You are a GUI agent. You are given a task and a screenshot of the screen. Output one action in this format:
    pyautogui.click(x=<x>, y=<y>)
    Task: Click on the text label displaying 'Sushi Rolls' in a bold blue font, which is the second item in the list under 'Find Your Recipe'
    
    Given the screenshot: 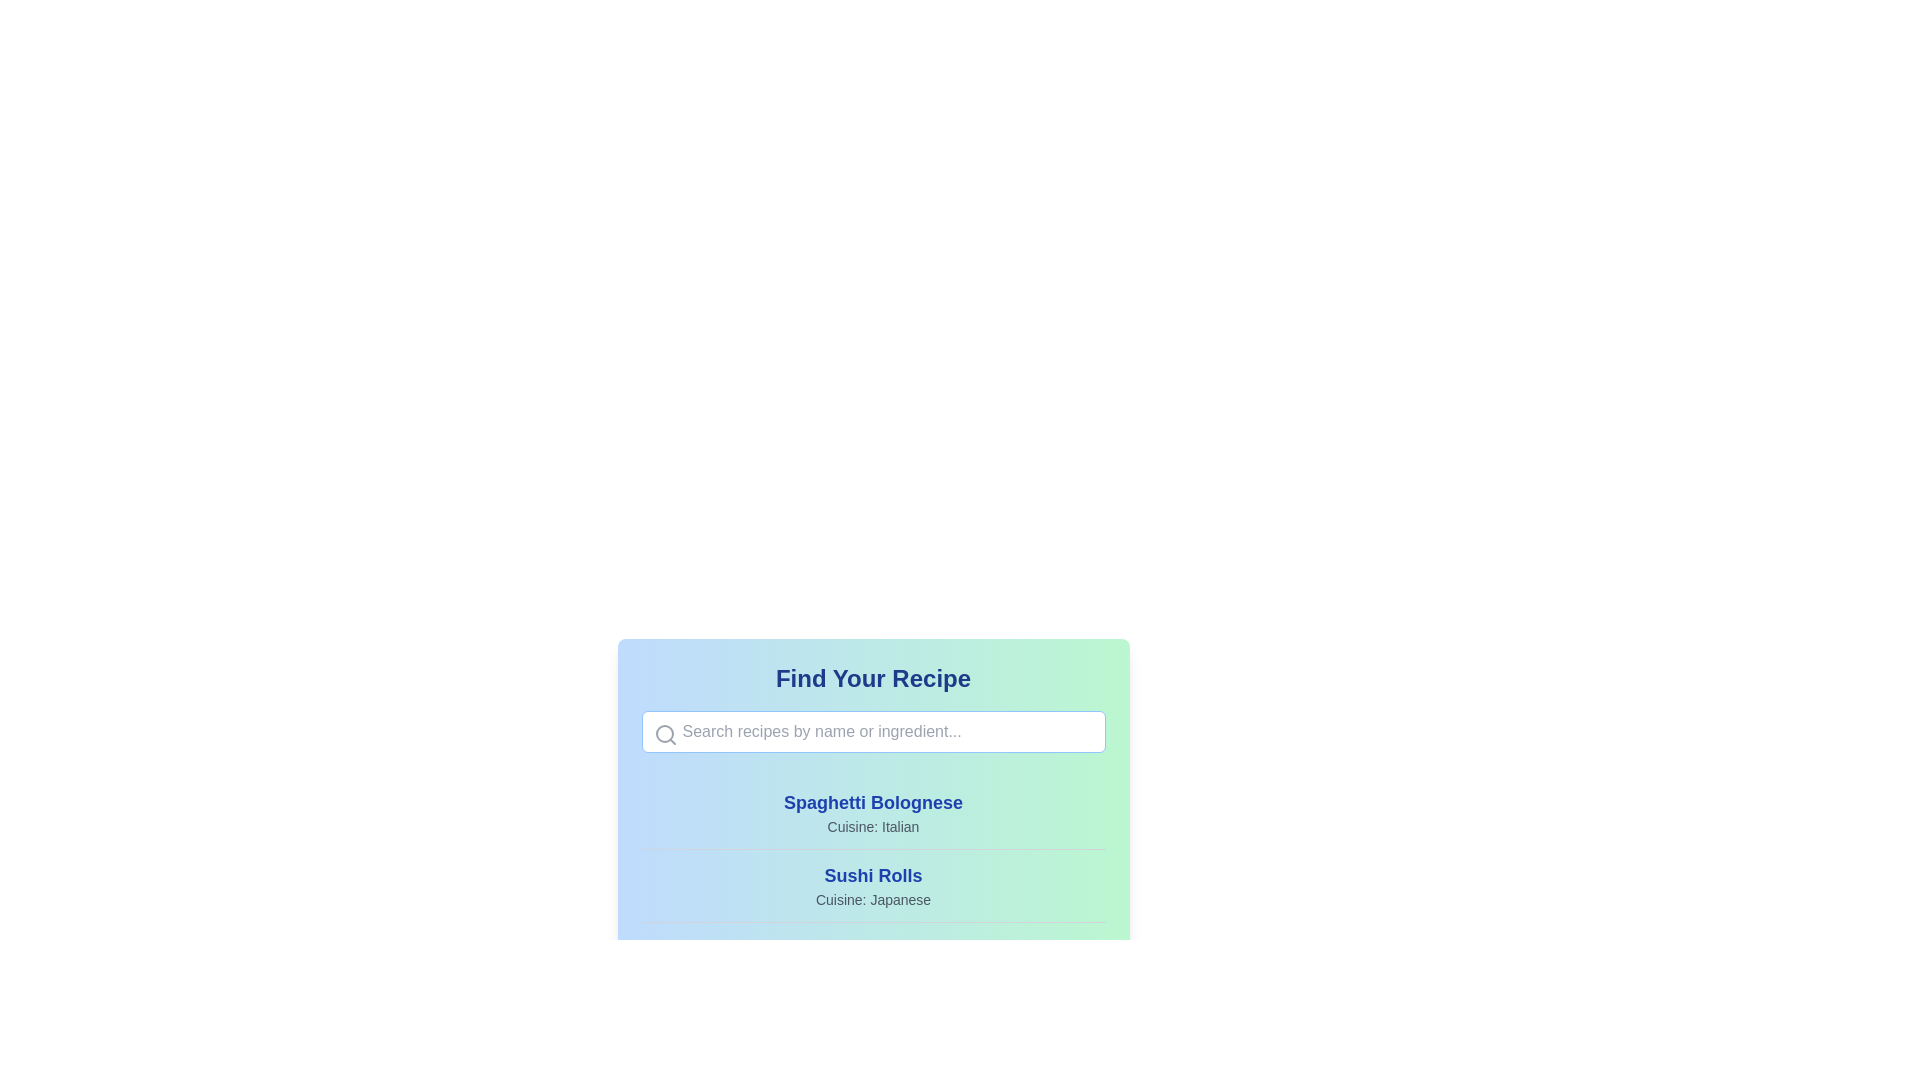 What is the action you would take?
    pyautogui.click(x=873, y=874)
    